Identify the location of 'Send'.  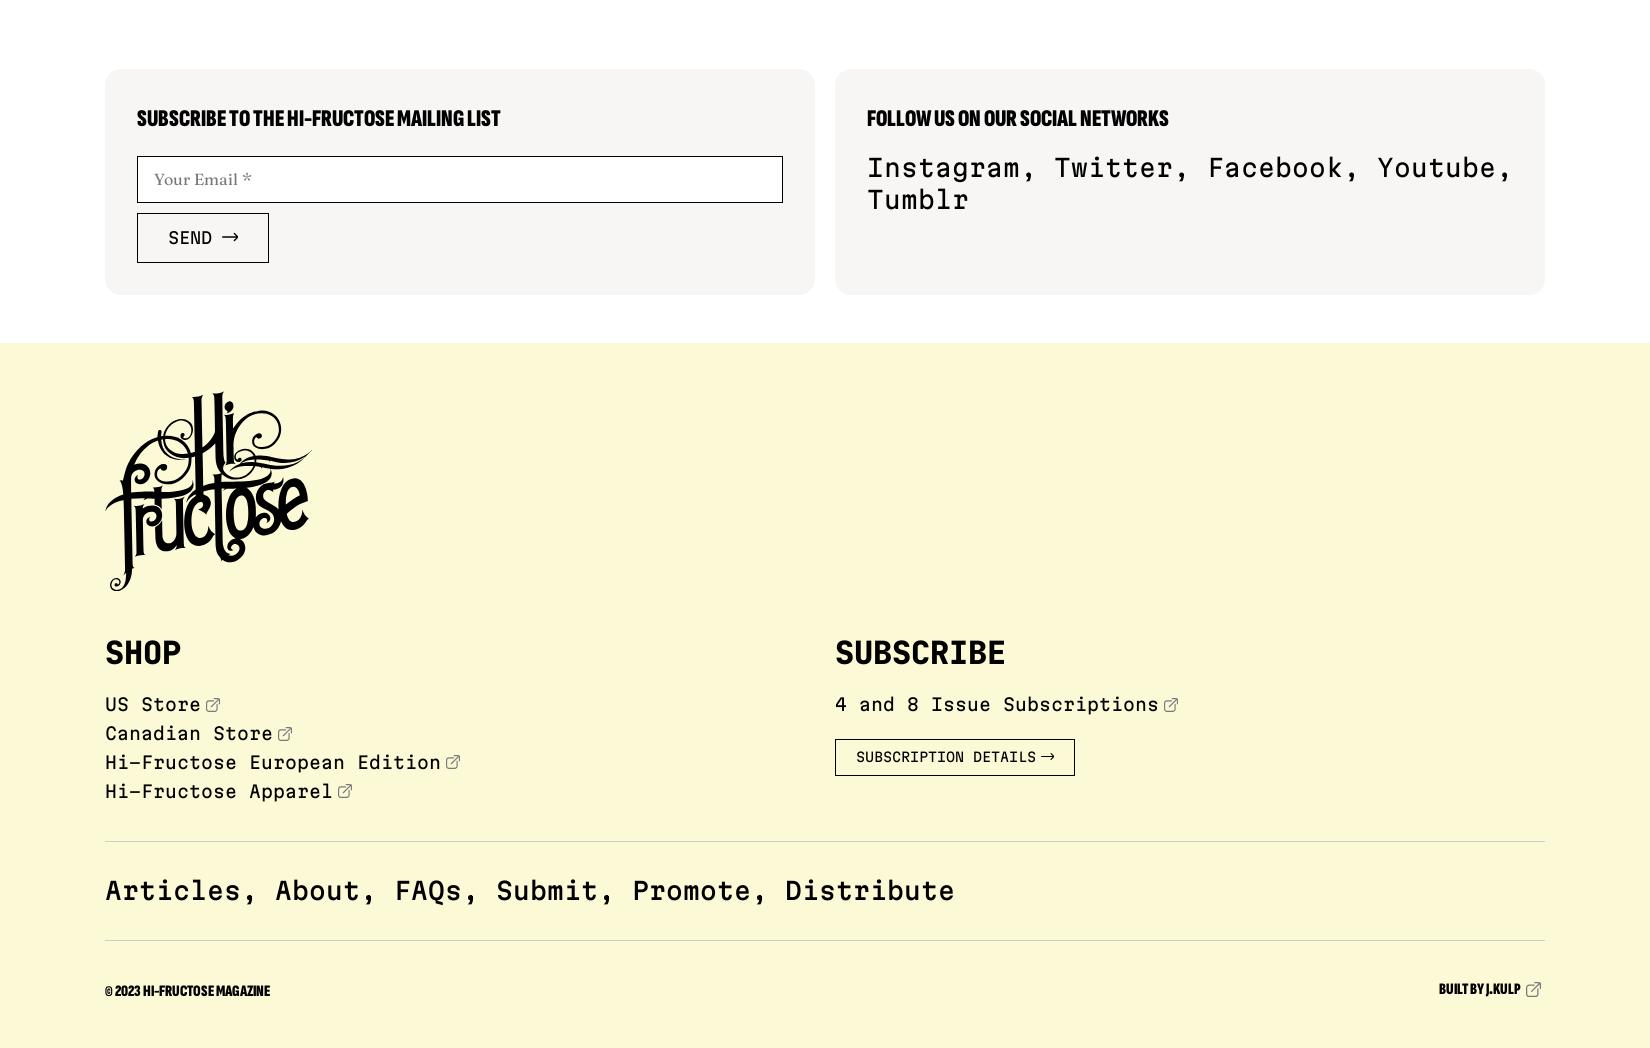
(190, 236).